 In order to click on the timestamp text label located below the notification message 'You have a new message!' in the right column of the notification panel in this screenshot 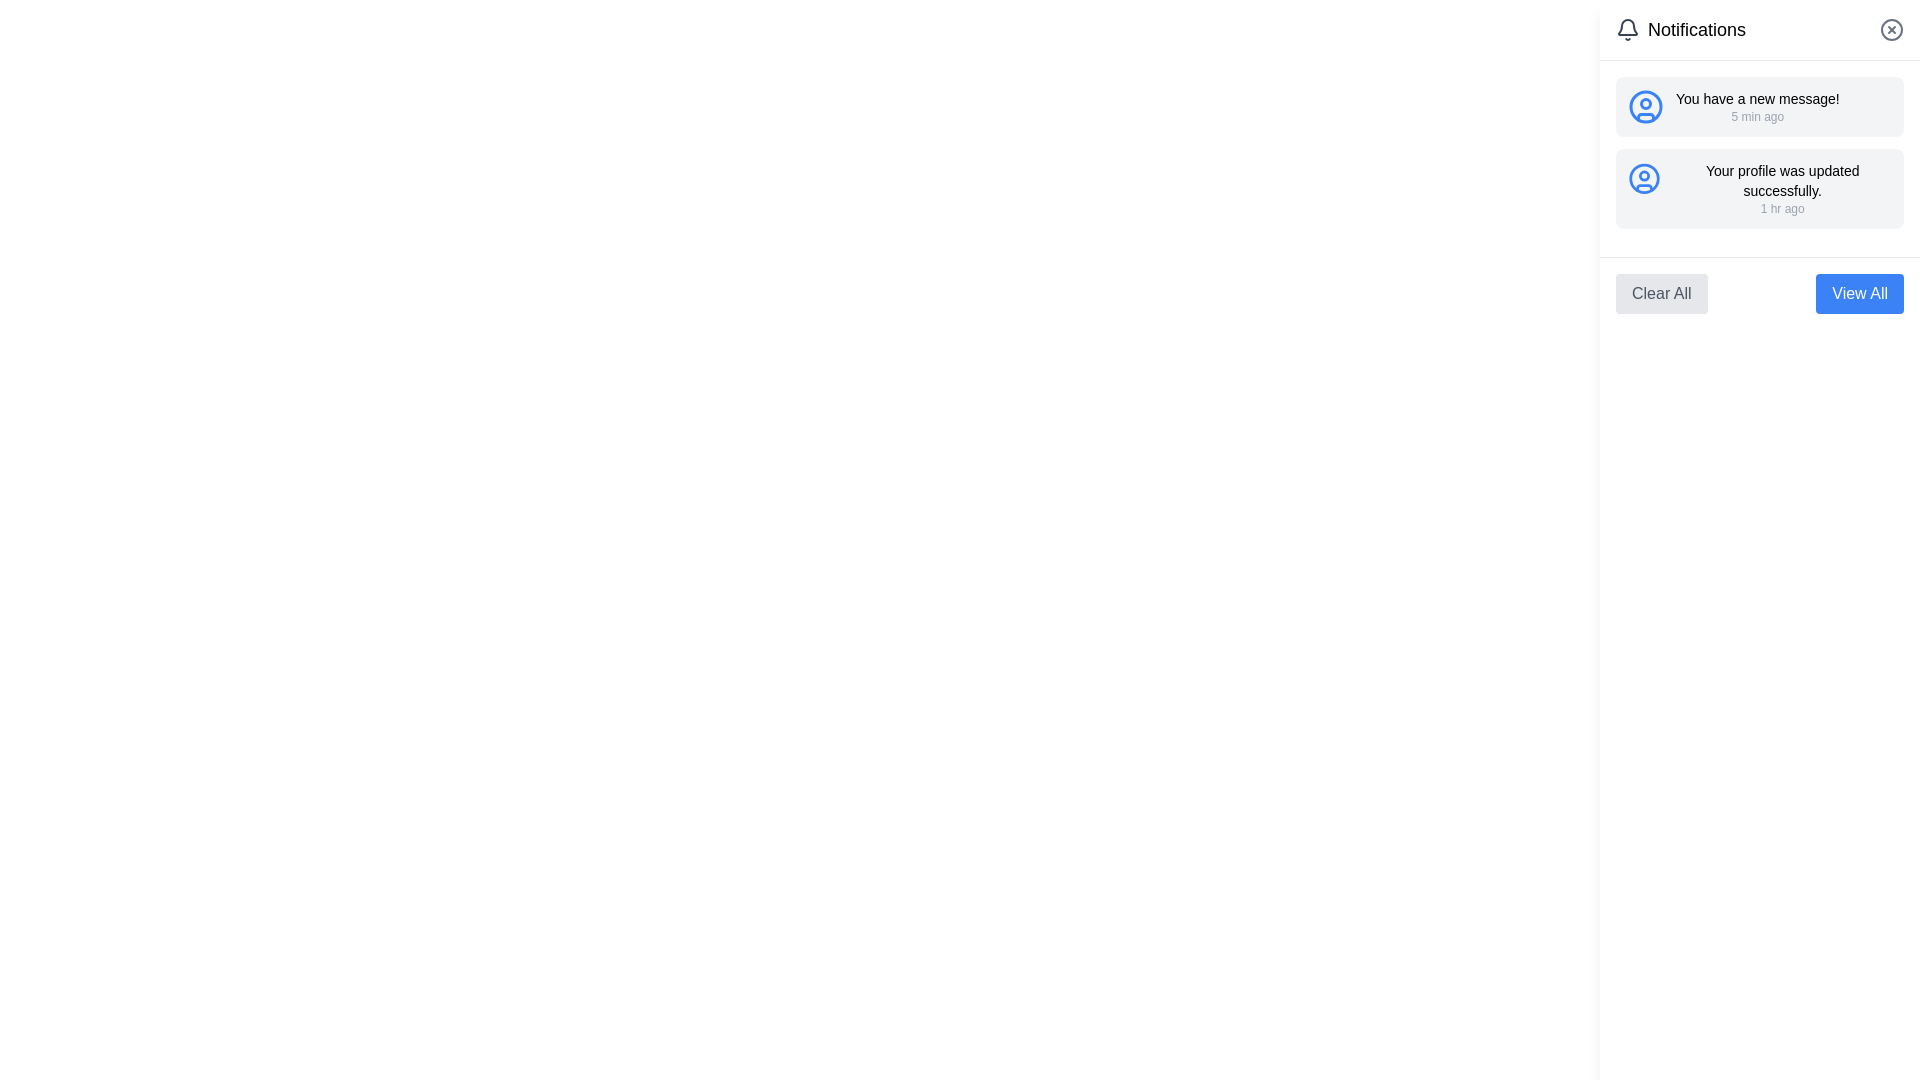, I will do `click(1756, 116)`.